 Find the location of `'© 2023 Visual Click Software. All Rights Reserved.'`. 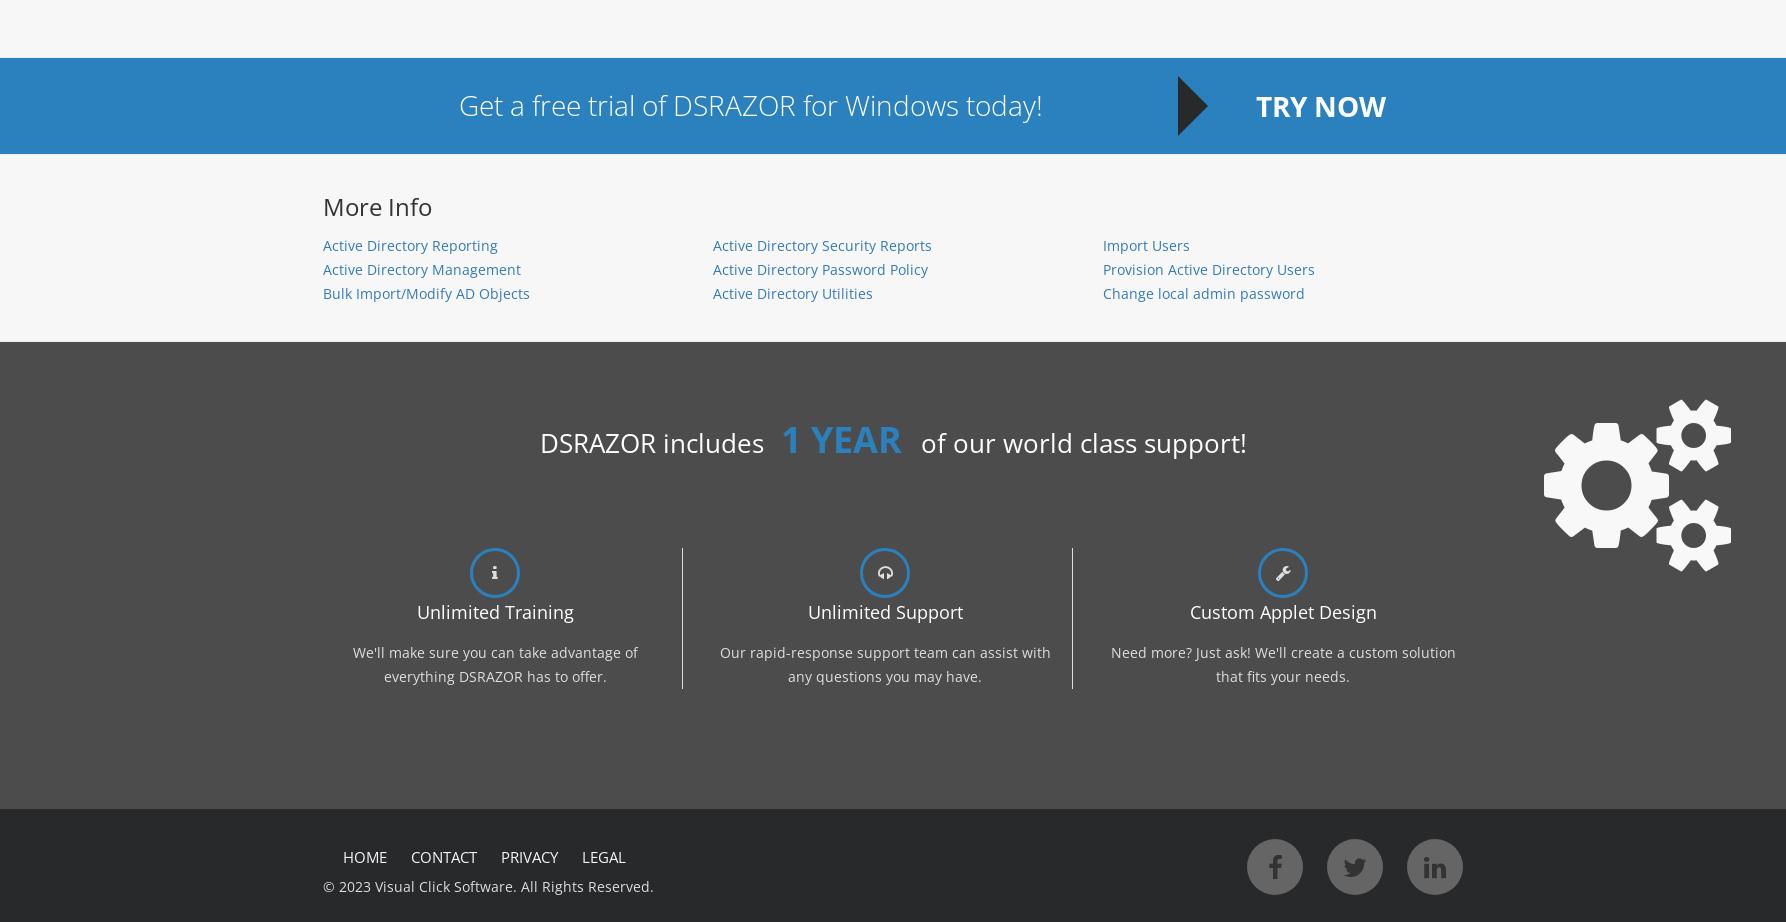

'© 2023 Visual Click Software. All Rights Reserved.' is located at coordinates (487, 885).